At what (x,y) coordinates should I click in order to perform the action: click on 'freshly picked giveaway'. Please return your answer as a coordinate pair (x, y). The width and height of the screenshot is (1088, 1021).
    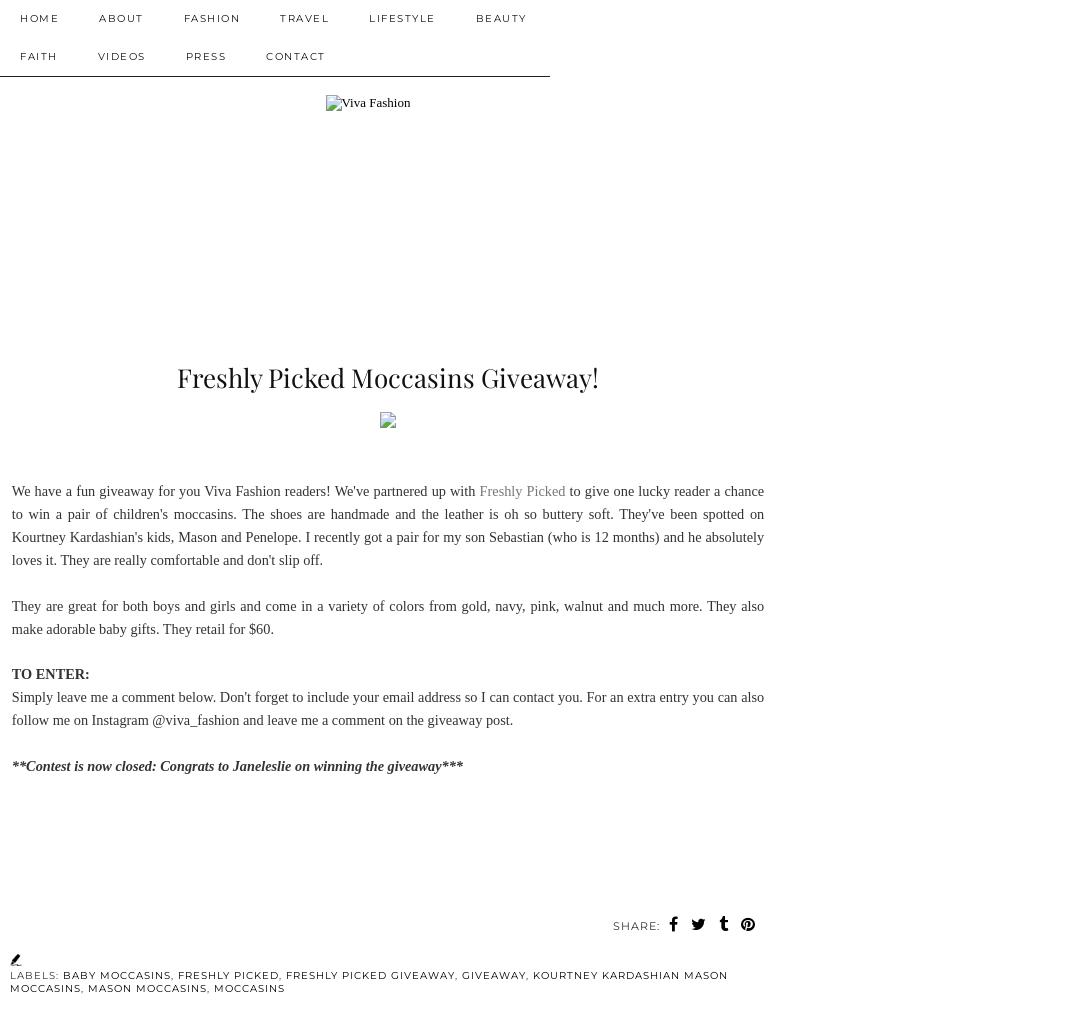
    Looking at the image, I should click on (284, 974).